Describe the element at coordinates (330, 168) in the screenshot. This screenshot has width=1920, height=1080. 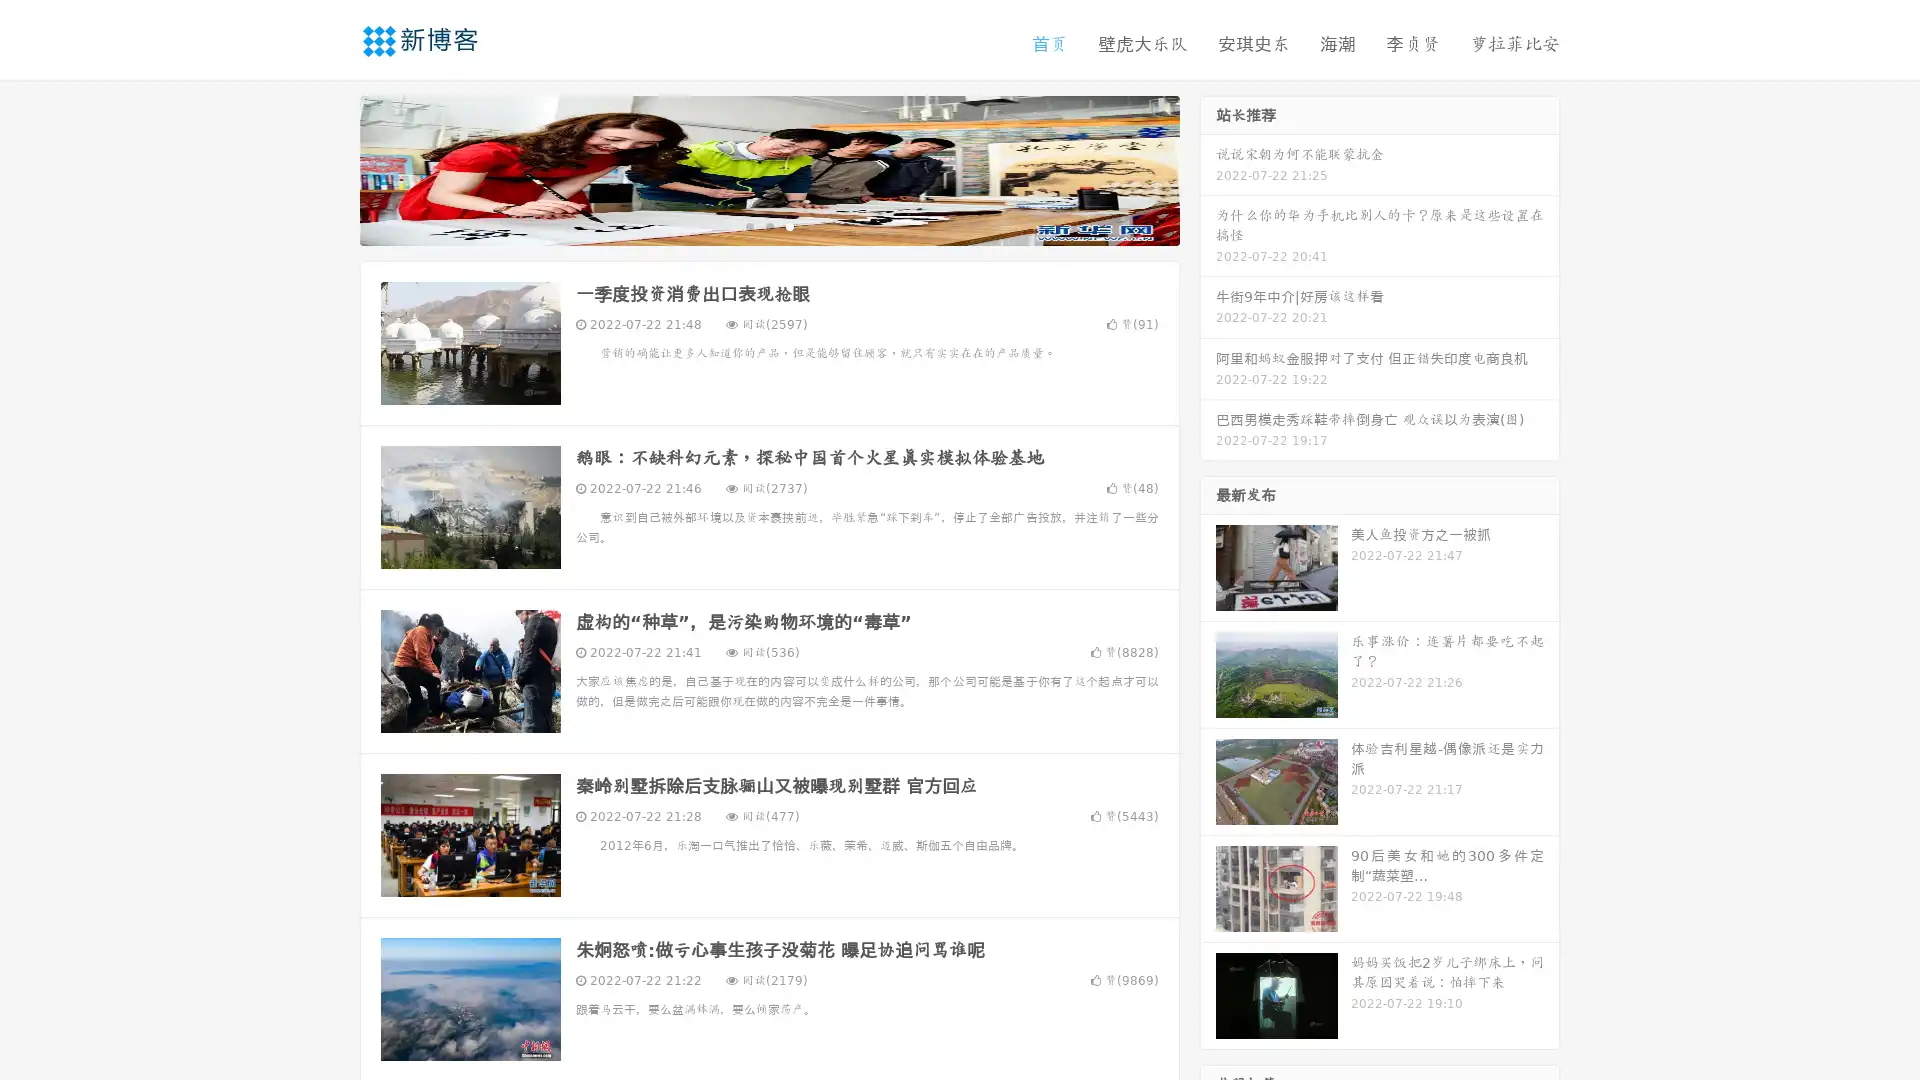
I see `Previous slide` at that location.